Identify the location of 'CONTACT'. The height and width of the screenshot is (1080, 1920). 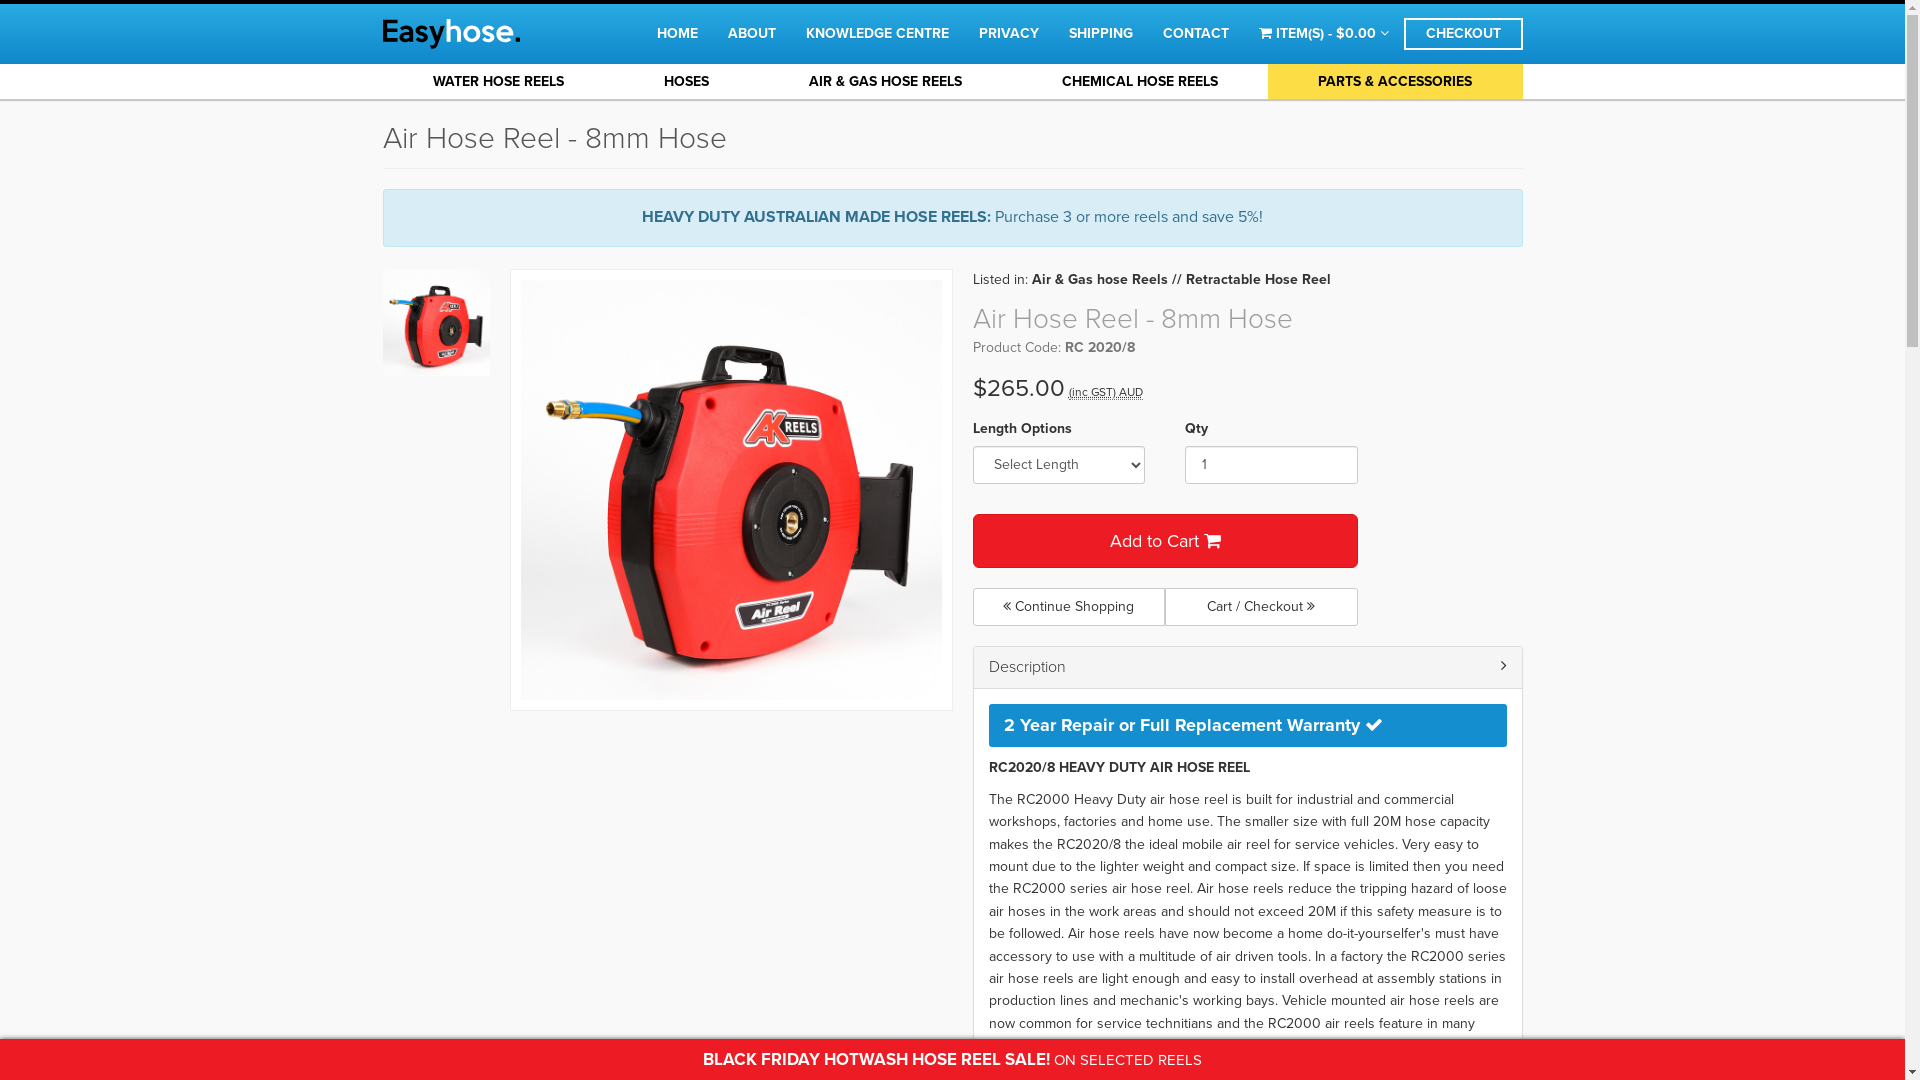
(1195, 34).